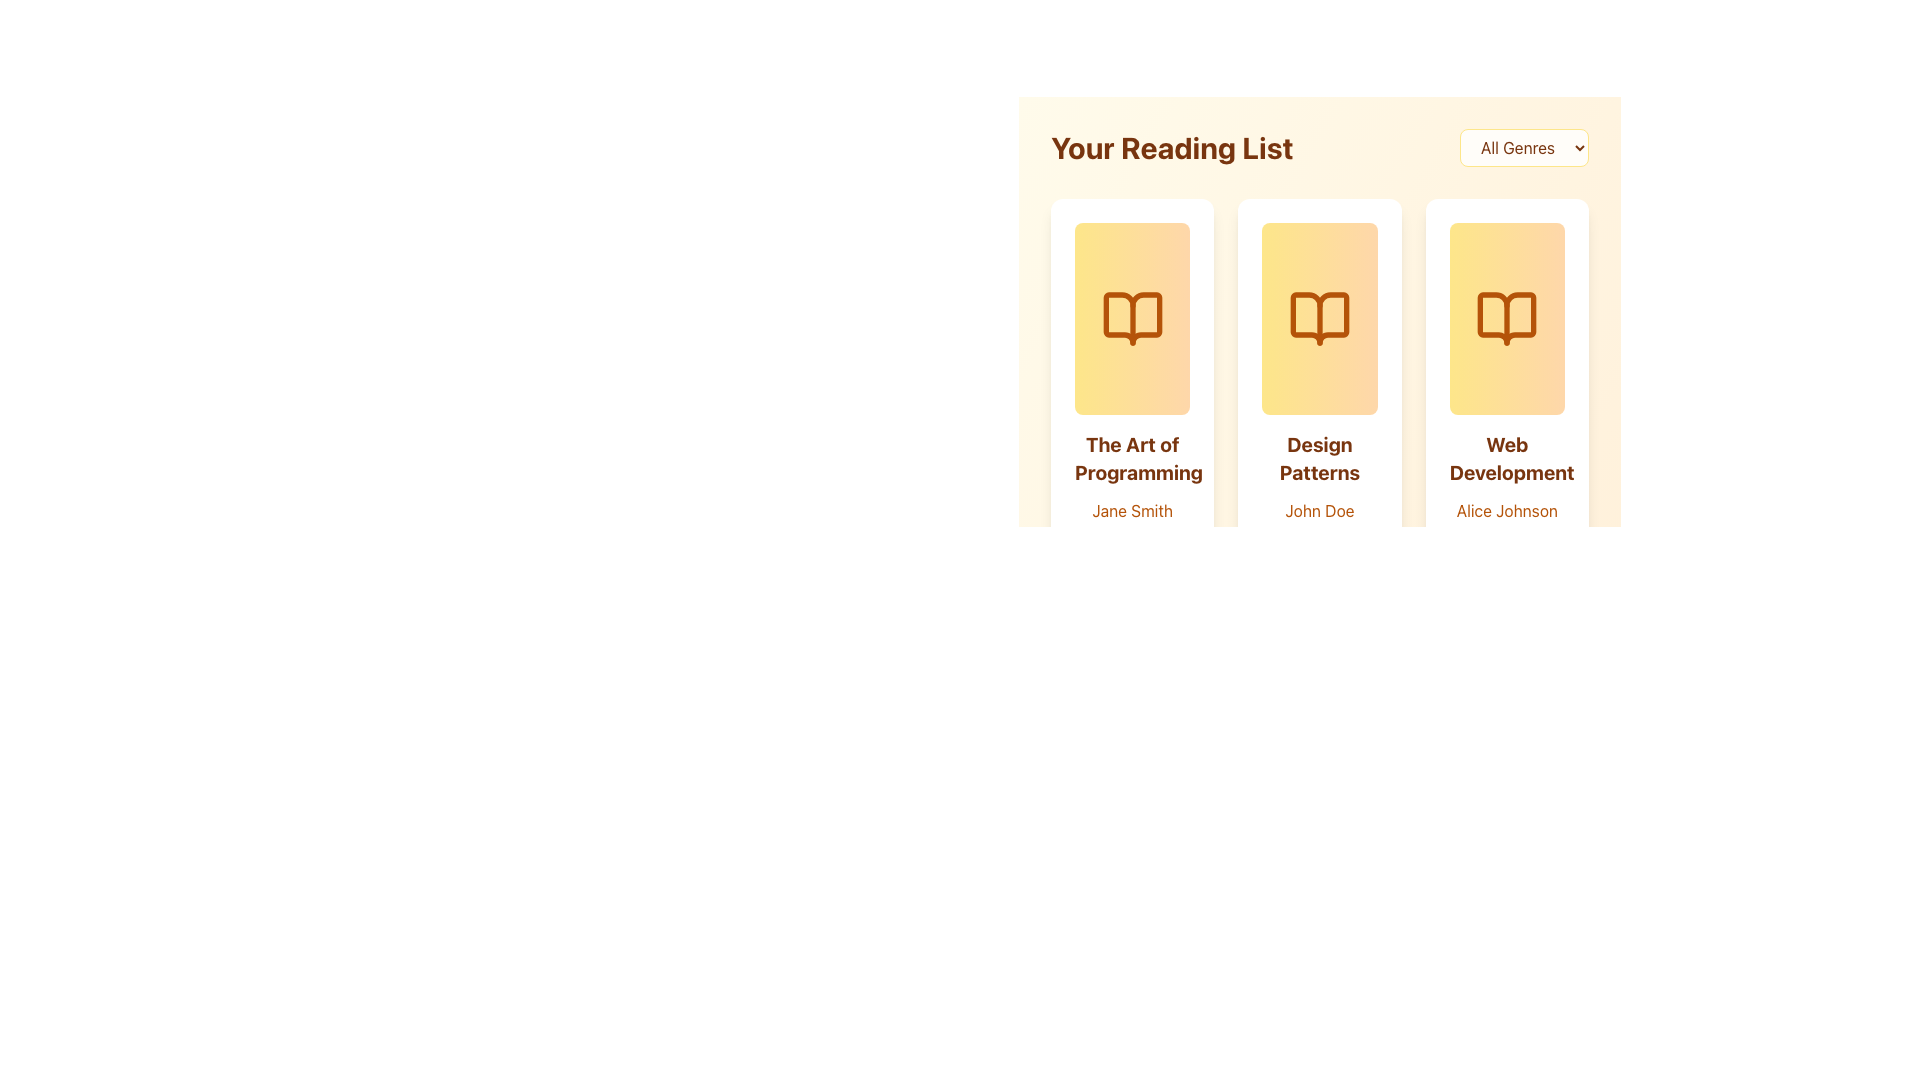 This screenshot has width=1920, height=1080. I want to click on the author name label located below the card title 'The Art of Programming' in the reading list section, so click(1132, 509).